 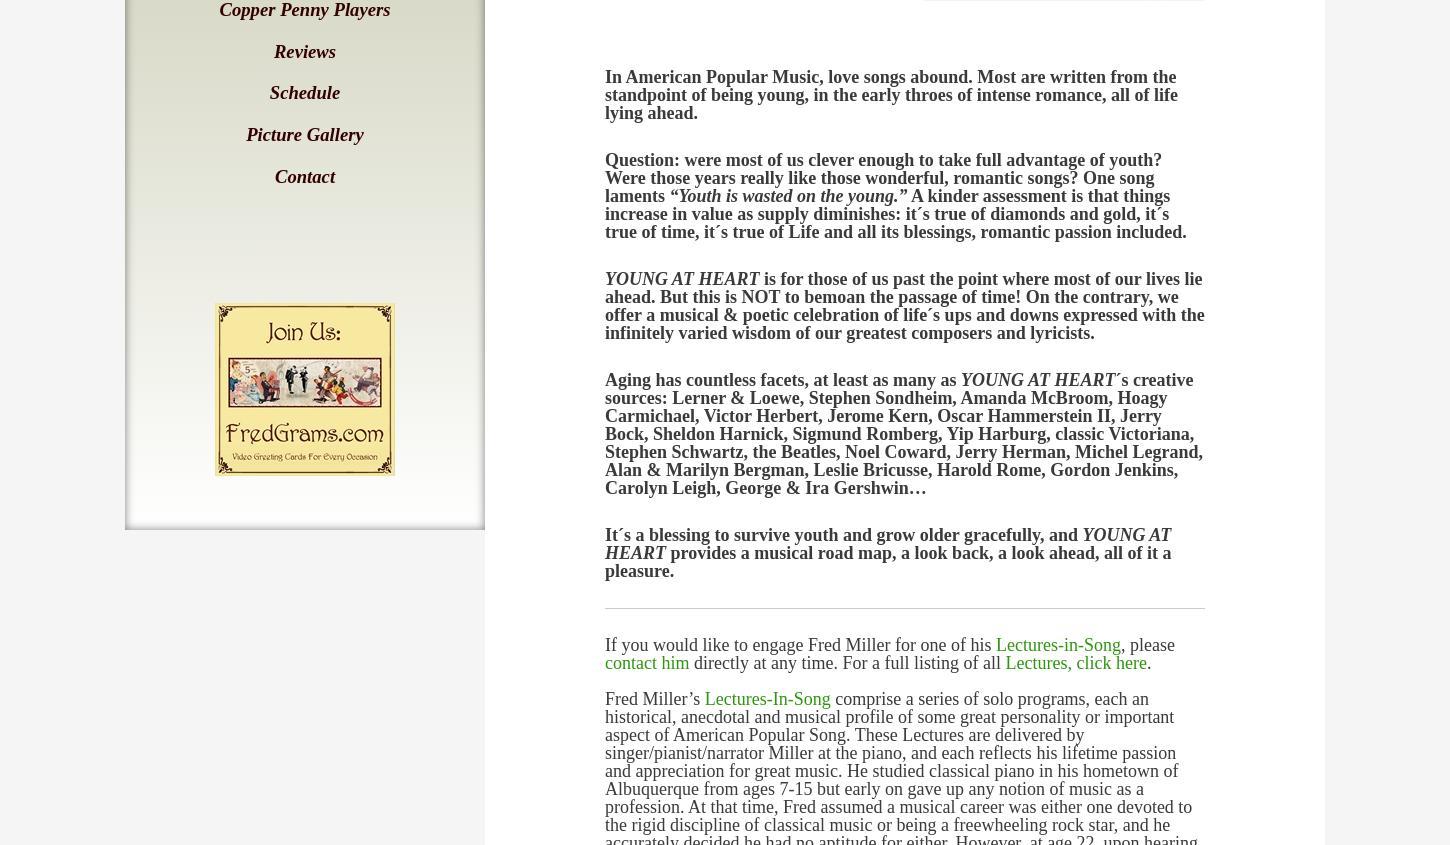 What do you see at coordinates (799, 644) in the screenshot?
I see `'If you would like to engage Fred Miller for one of his'` at bounding box center [799, 644].